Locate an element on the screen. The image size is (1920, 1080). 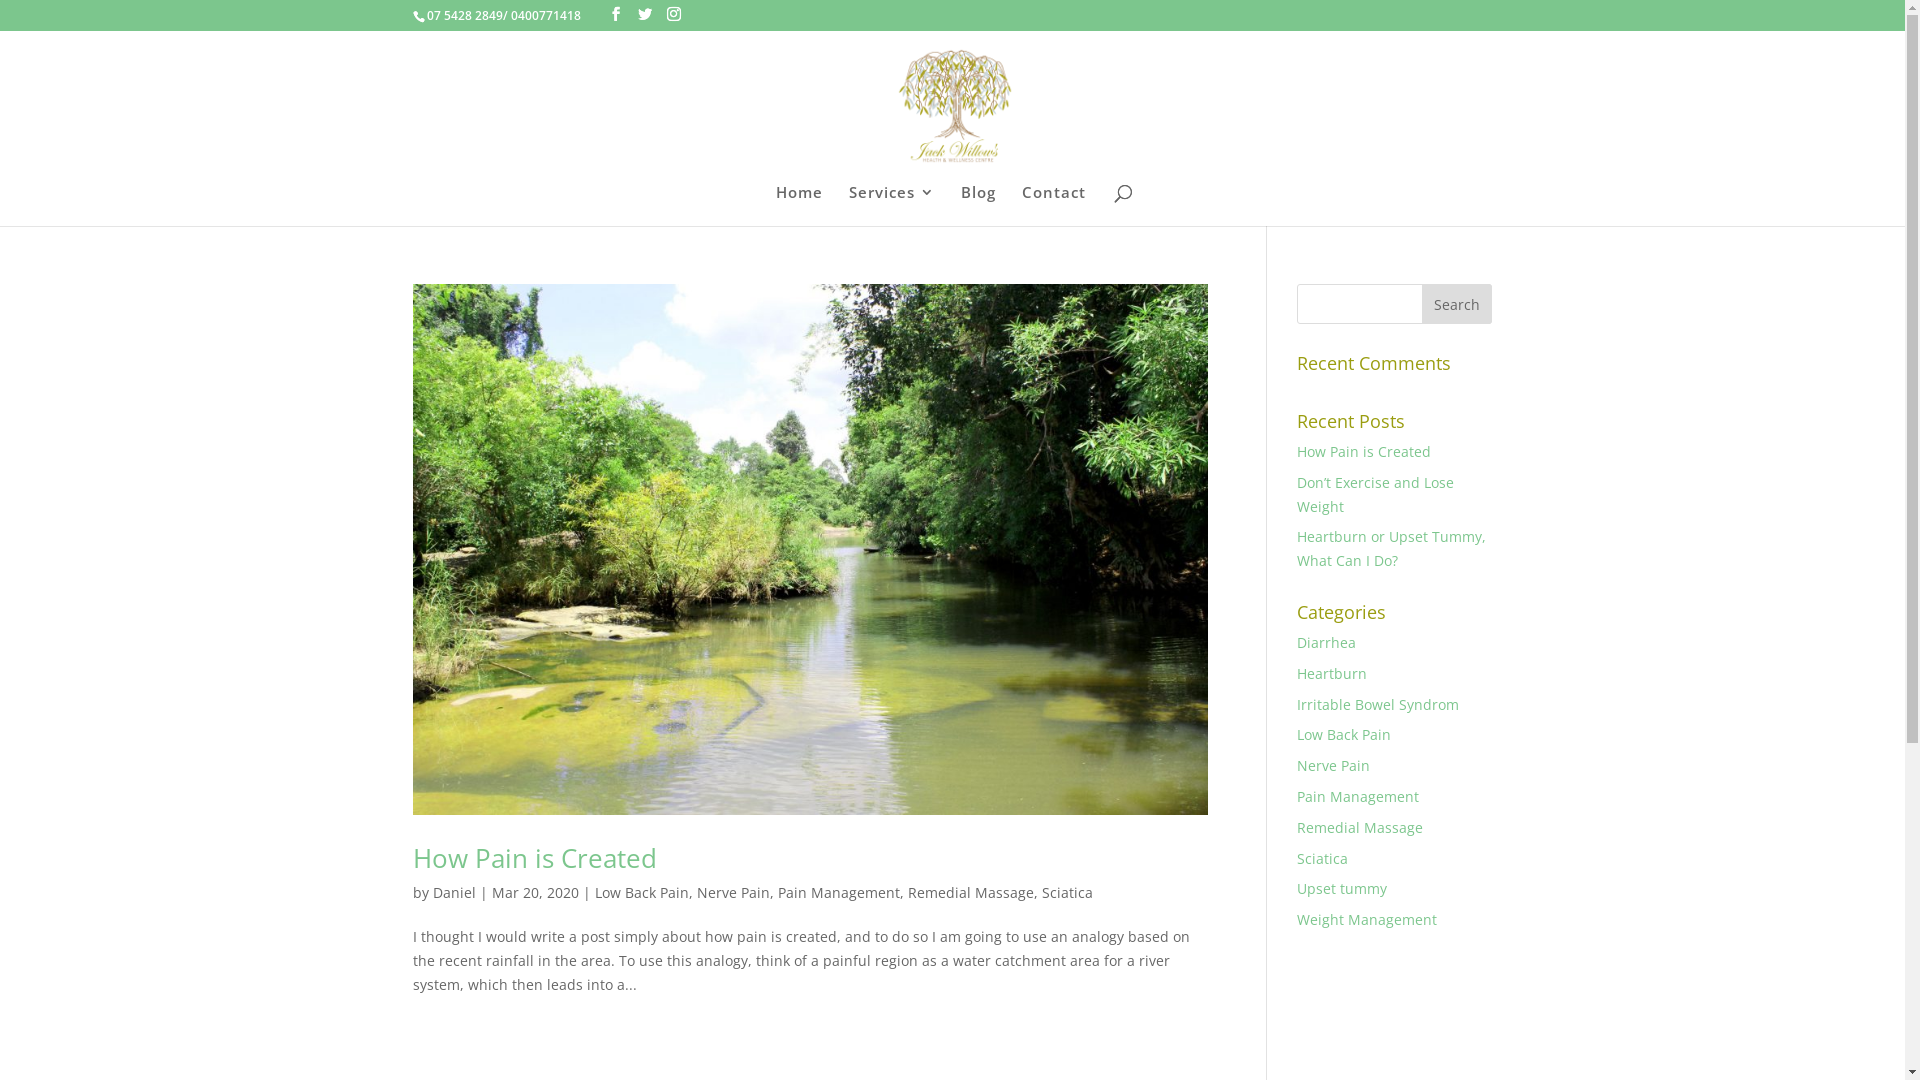
'Heartburn or Upset Tummy, What Can I Do?' is located at coordinates (1390, 548).